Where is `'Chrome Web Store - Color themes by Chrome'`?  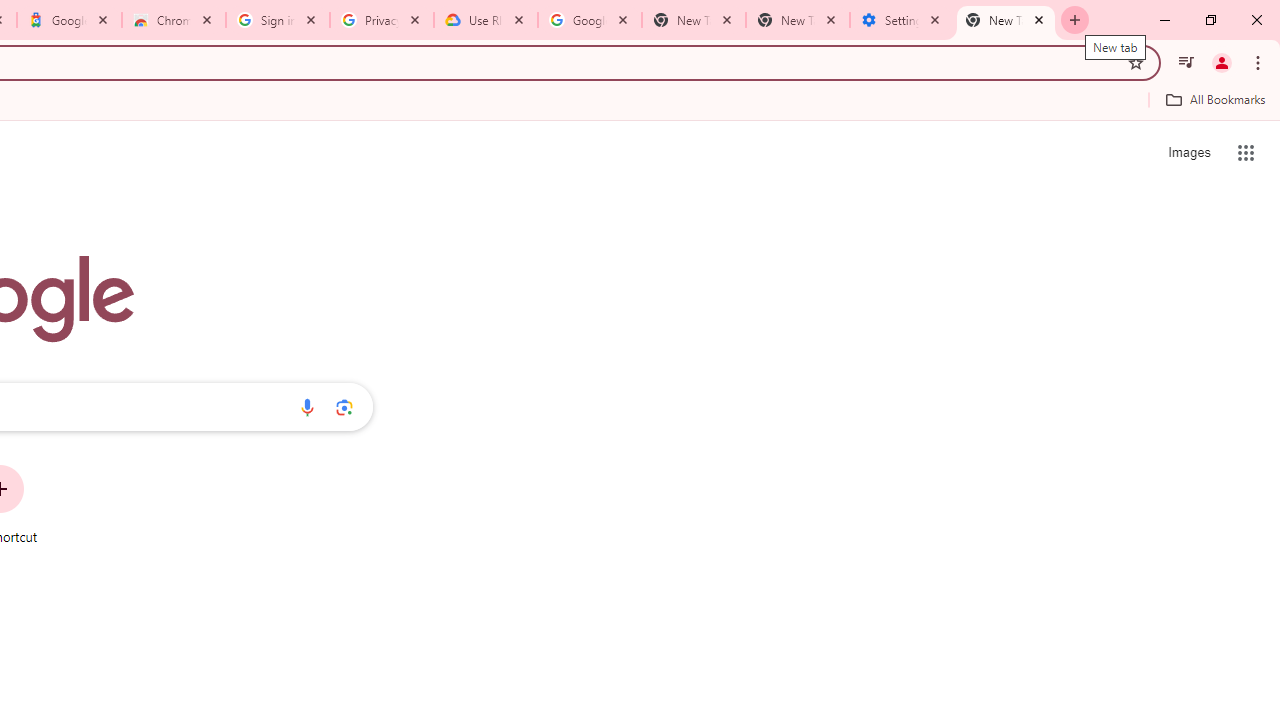 'Chrome Web Store - Color themes by Chrome' is located at coordinates (174, 20).